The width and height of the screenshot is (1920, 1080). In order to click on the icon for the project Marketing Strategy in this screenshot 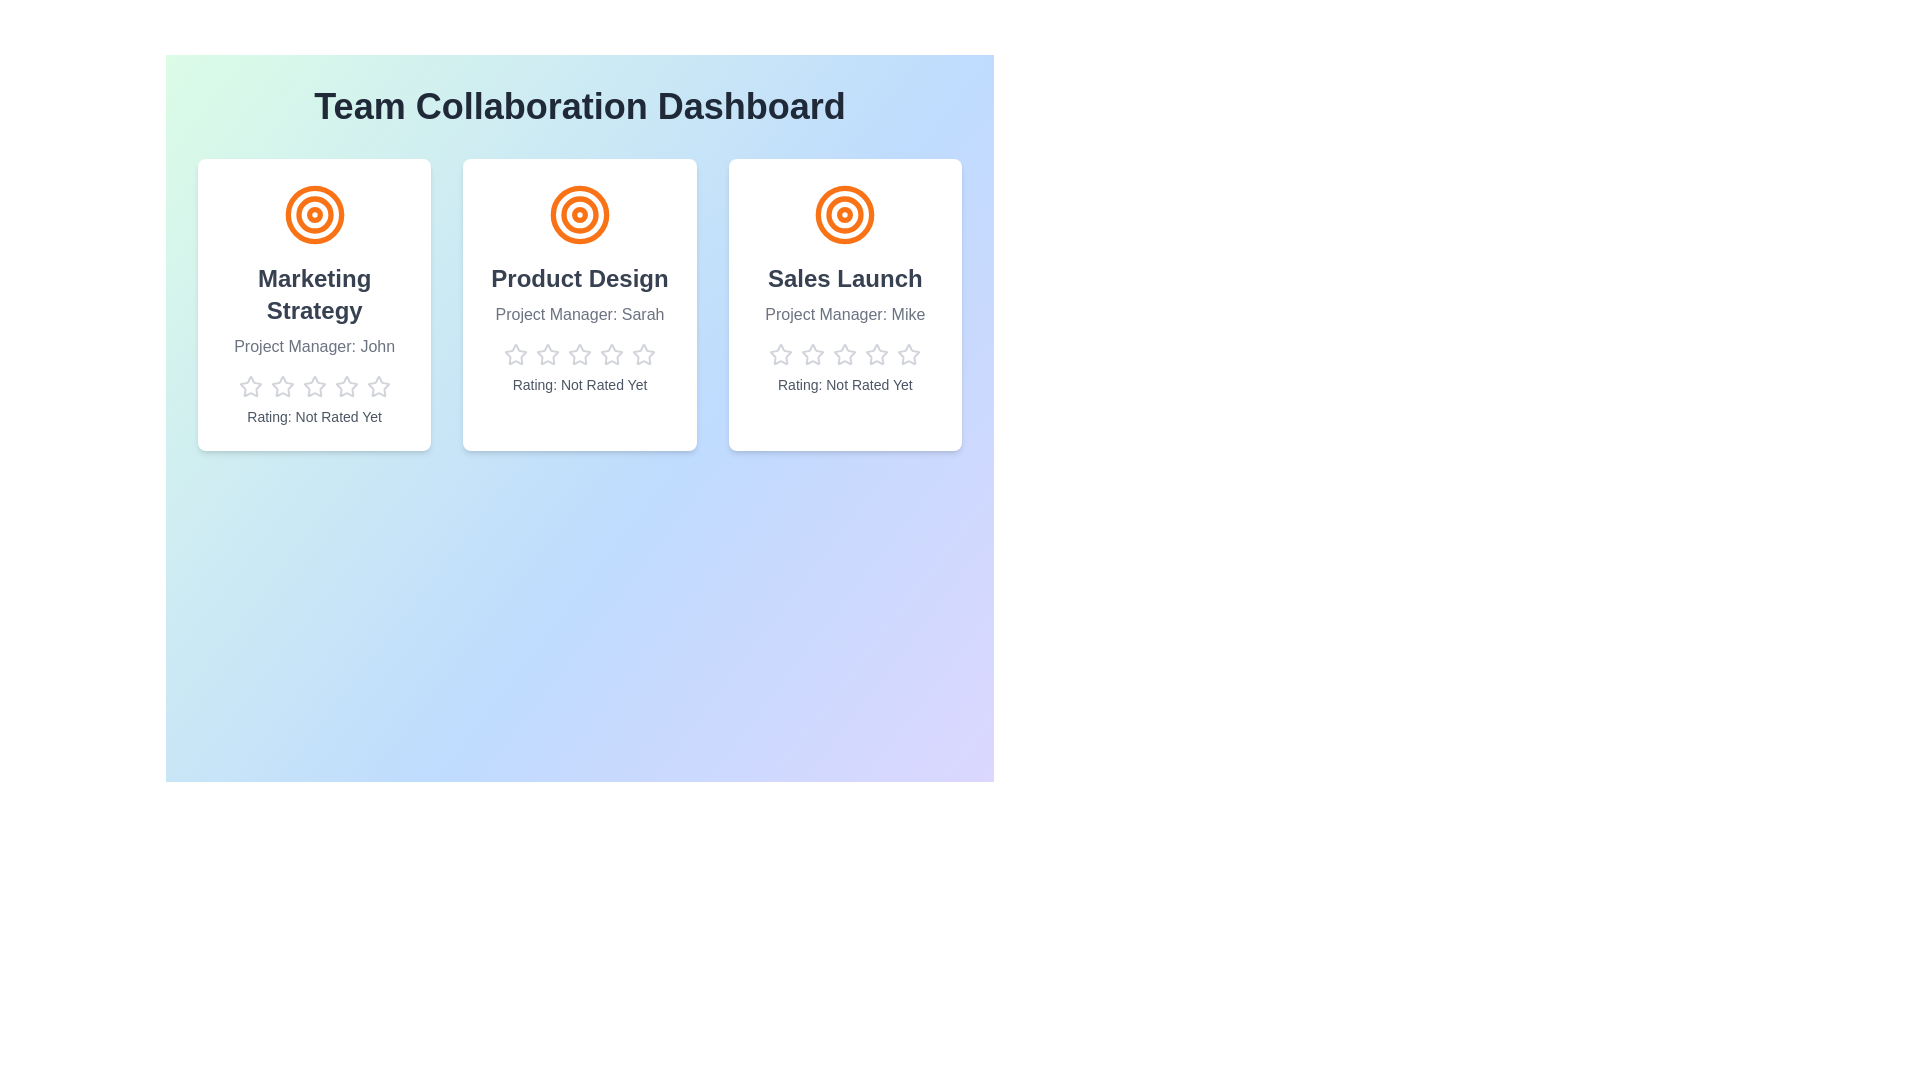, I will do `click(312, 215)`.